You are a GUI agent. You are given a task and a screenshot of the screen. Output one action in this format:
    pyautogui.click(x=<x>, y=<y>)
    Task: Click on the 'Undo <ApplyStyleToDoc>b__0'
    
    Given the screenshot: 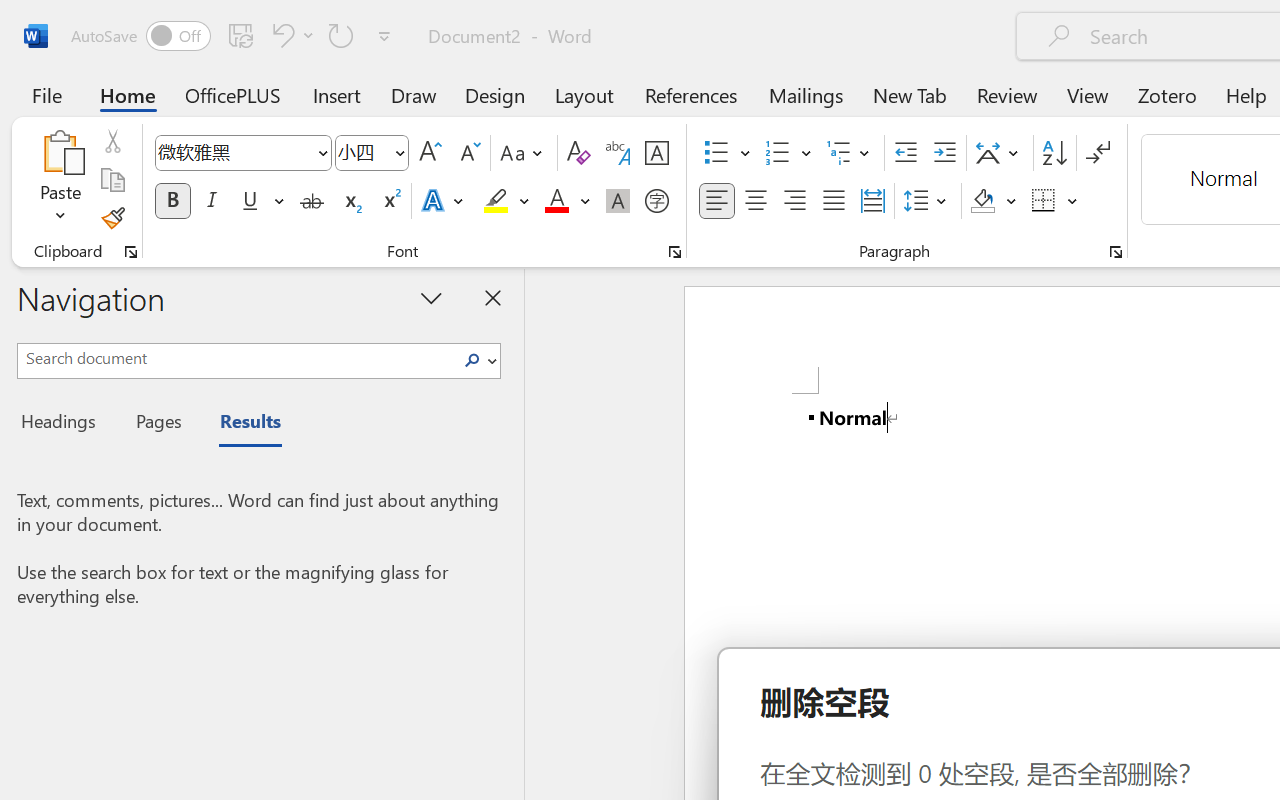 What is the action you would take?
    pyautogui.click(x=279, y=34)
    